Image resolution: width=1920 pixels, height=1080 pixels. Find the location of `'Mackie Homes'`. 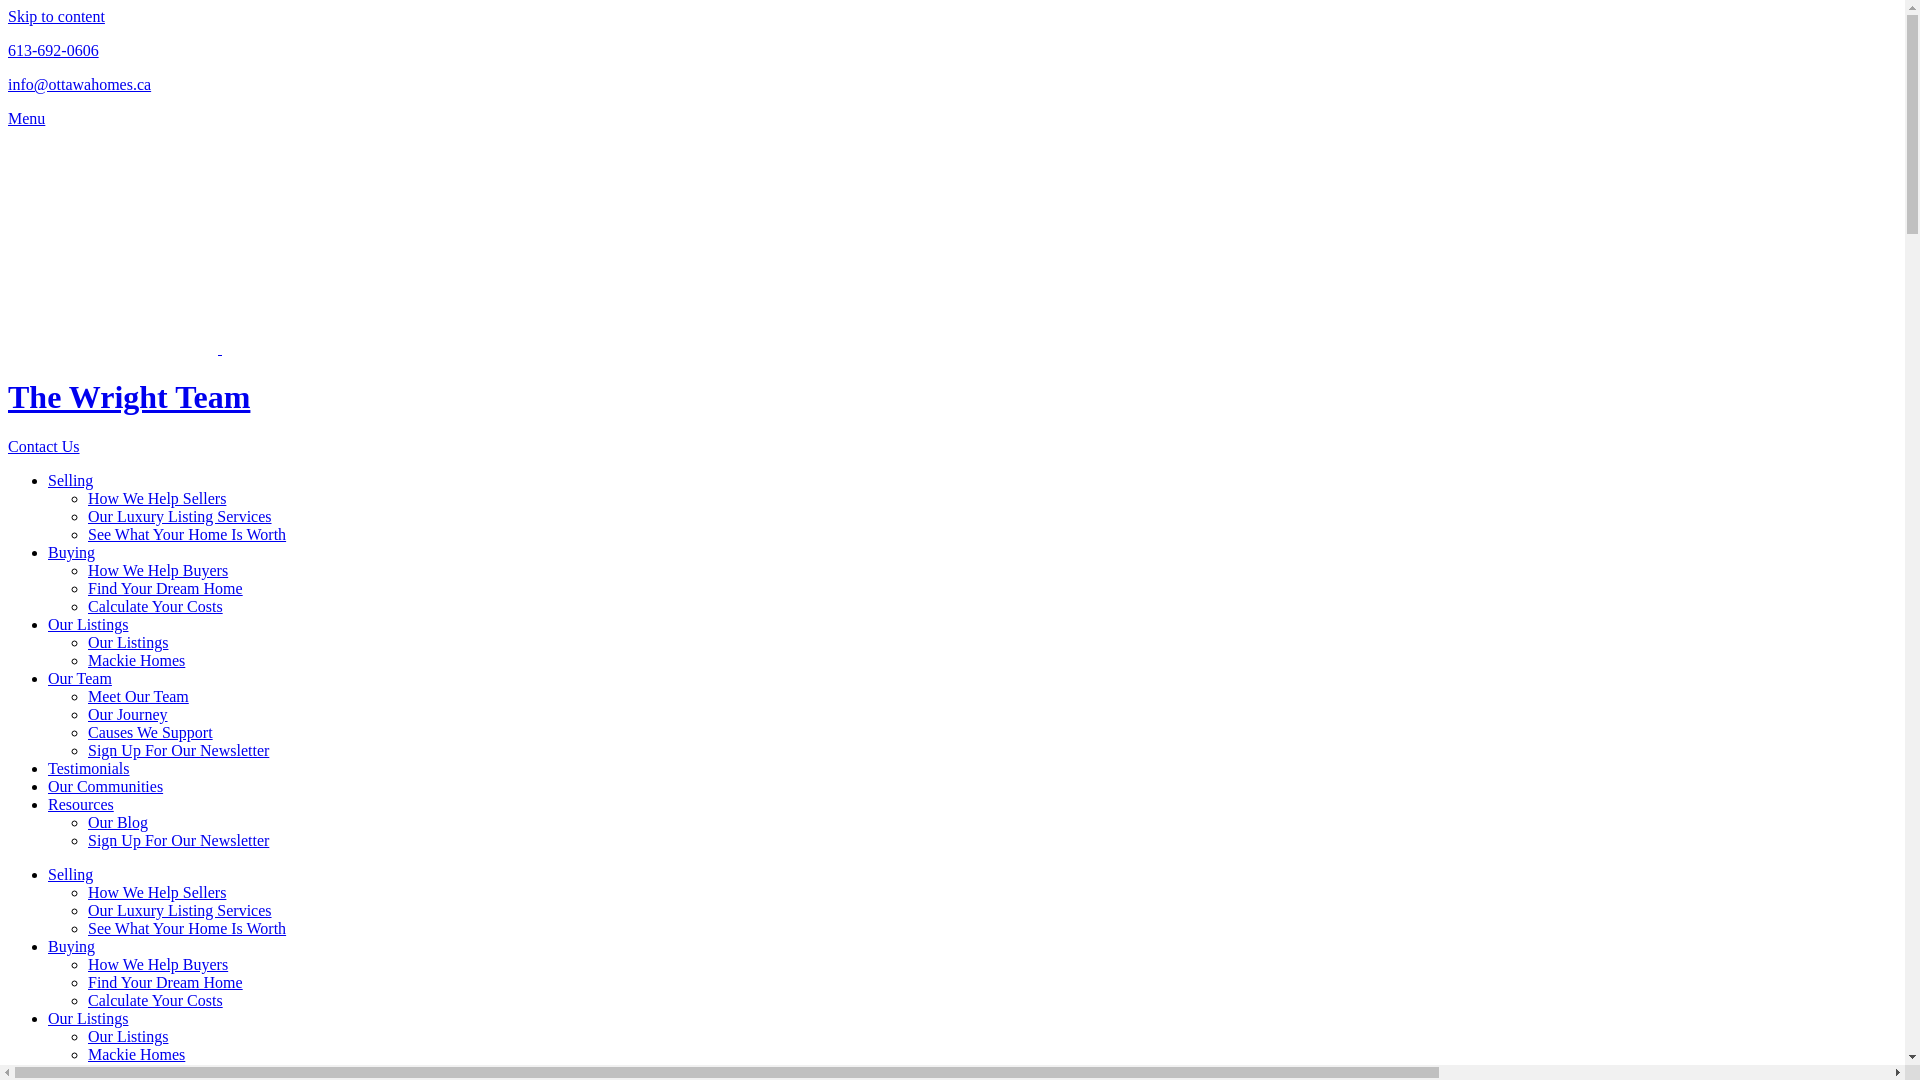

'Mackie Homes' is located at coordinates (135, 1053).